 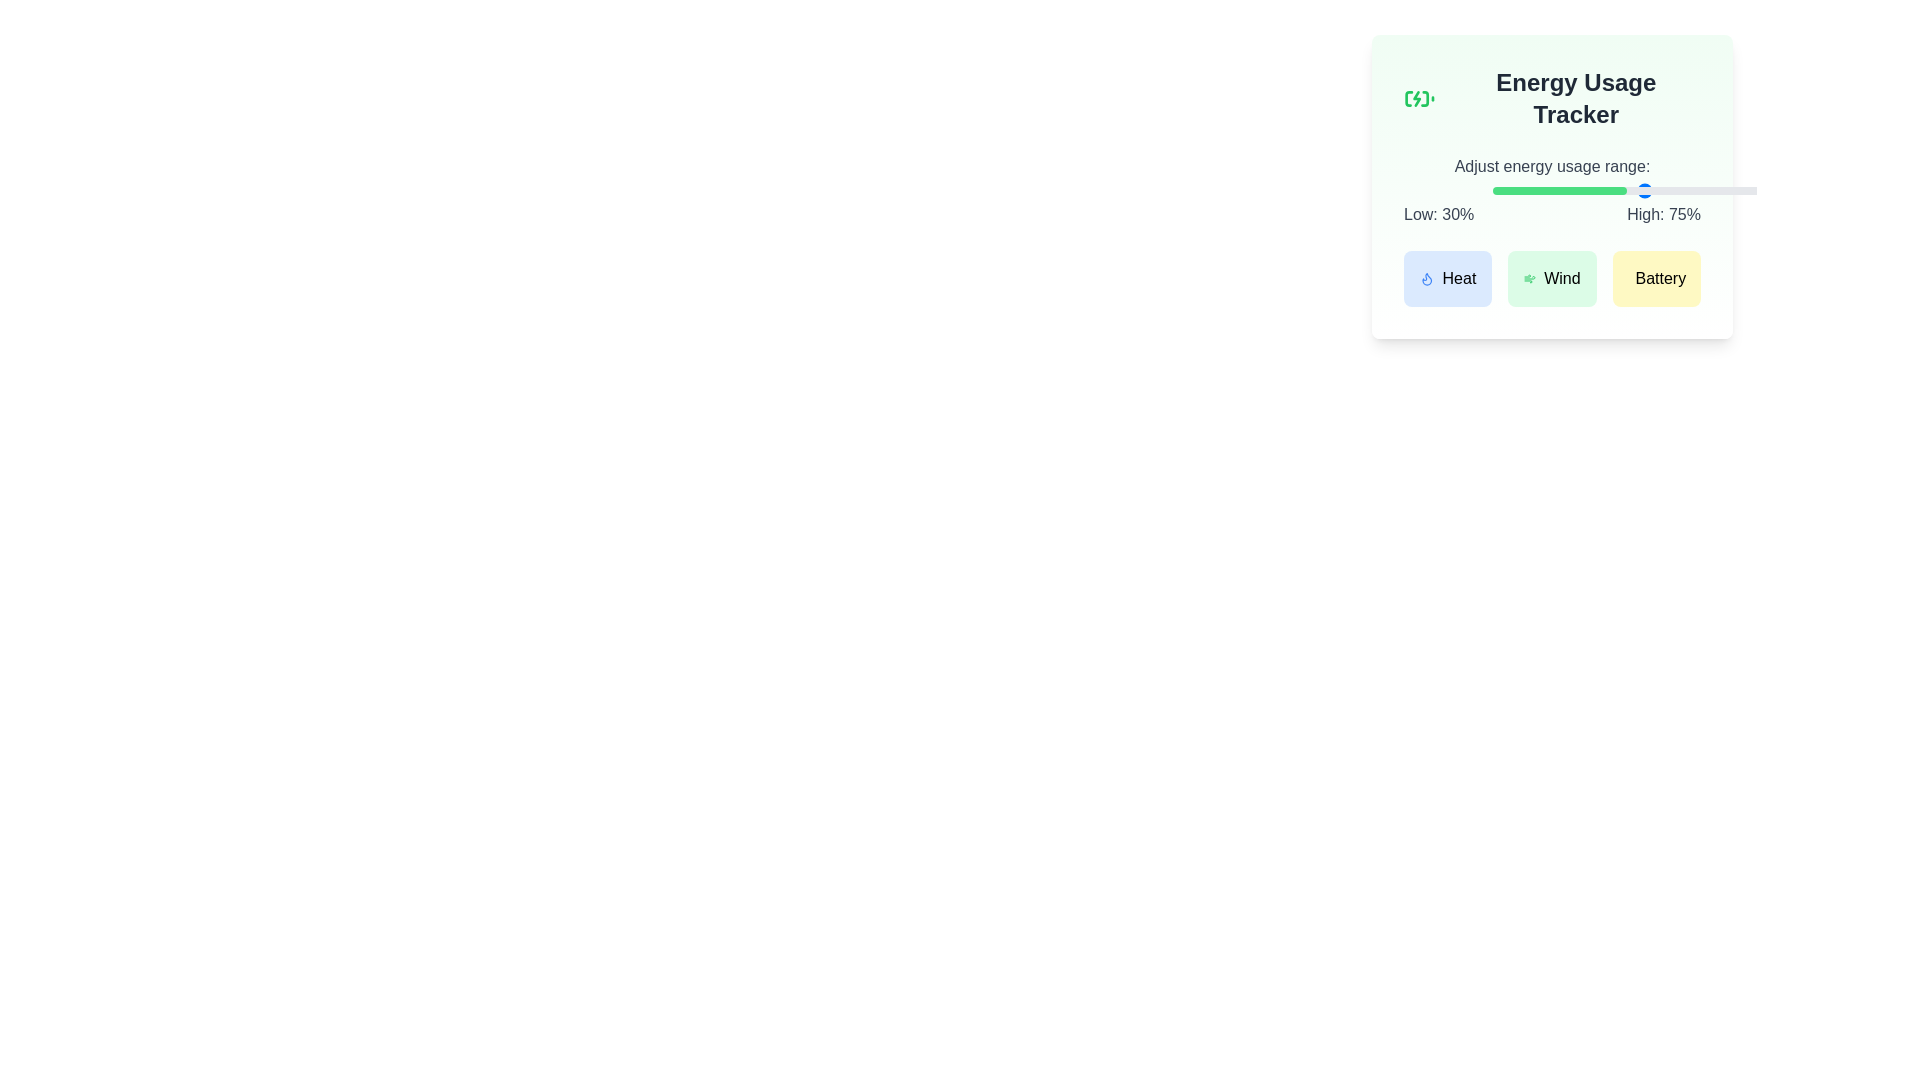 What do you see at coordinates (1426, 278) in the screenshot?
I see `the 'Heat' button located in the bottom section of the Energy Usage Tracker card interface` at bounding box center [1426, 278].